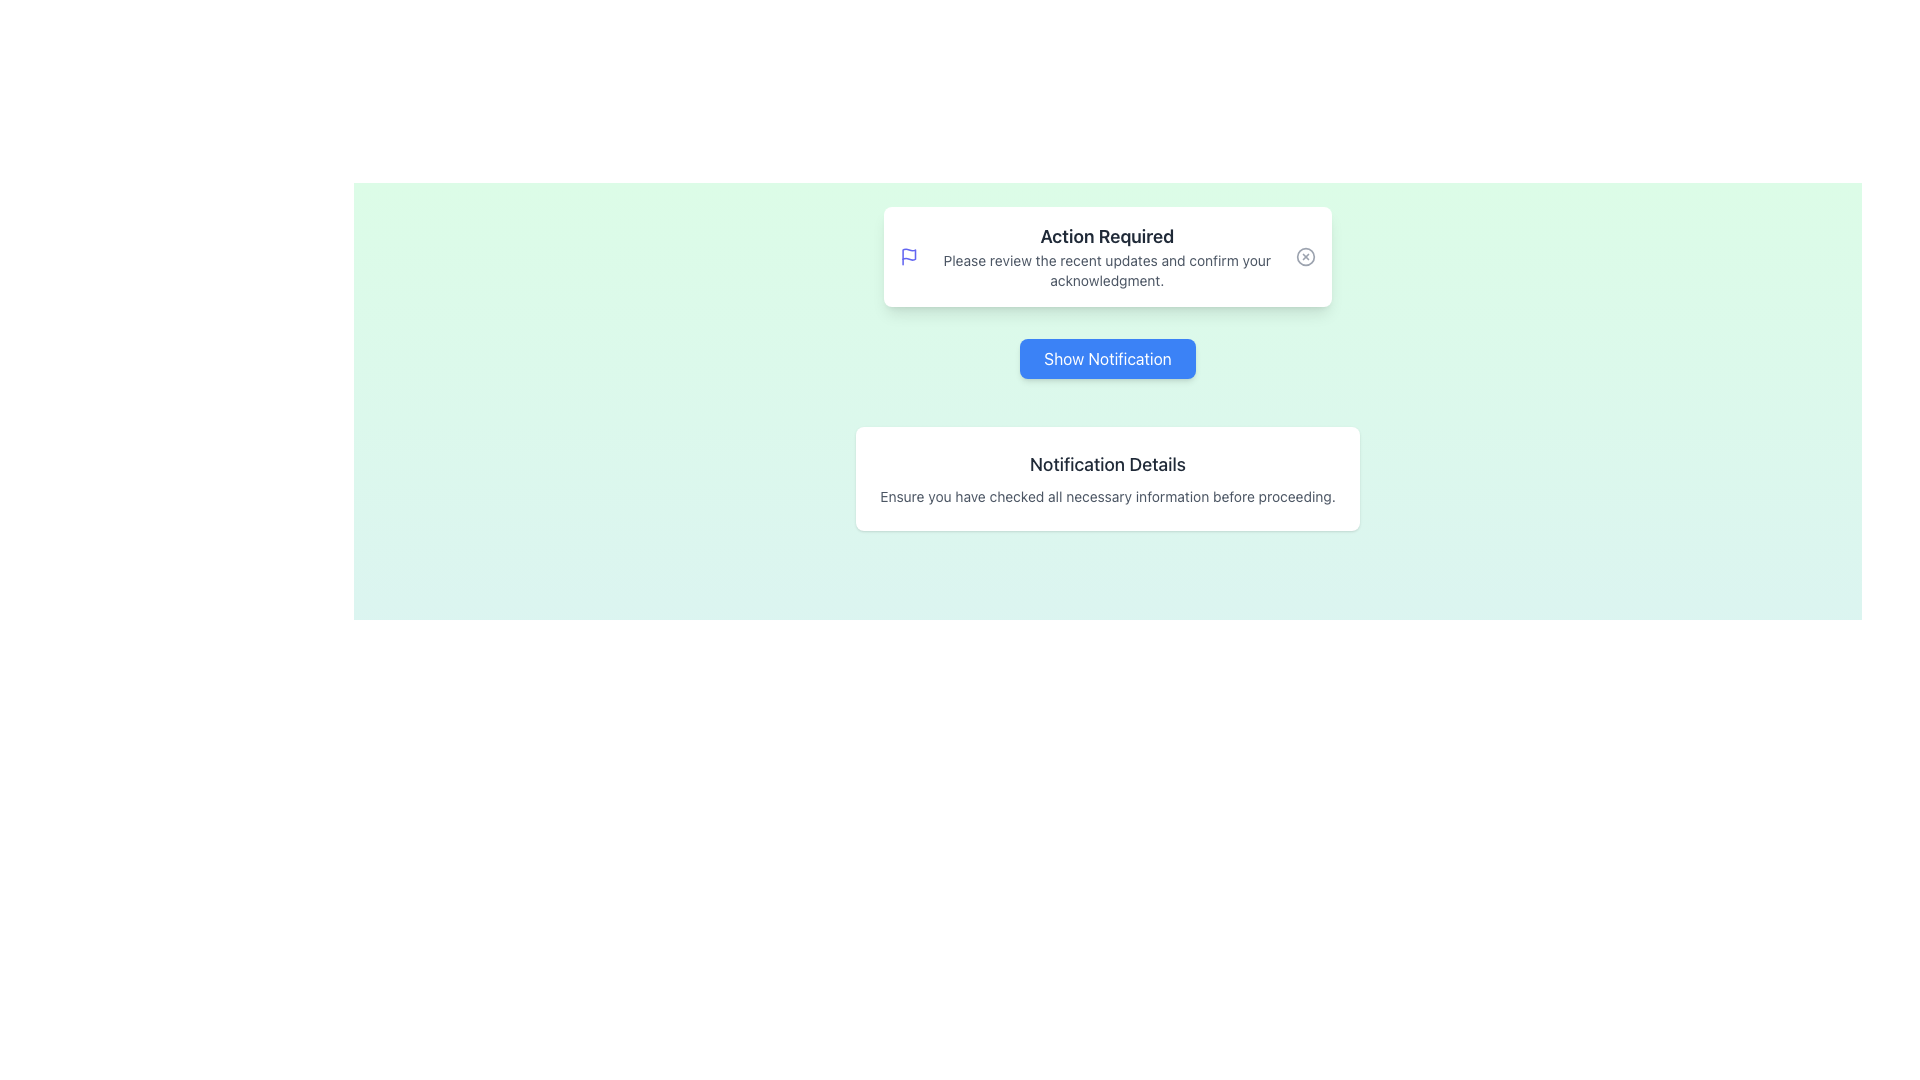 This screenshot has width=1920, height=1080. Describe the element at coordinates (1107, 465) in the screenshot. I see `text from the 'Notification Details' header, which is a prominent text label located above the 'Ensure you have checked all necessary information before proceeding.' text` at that location.